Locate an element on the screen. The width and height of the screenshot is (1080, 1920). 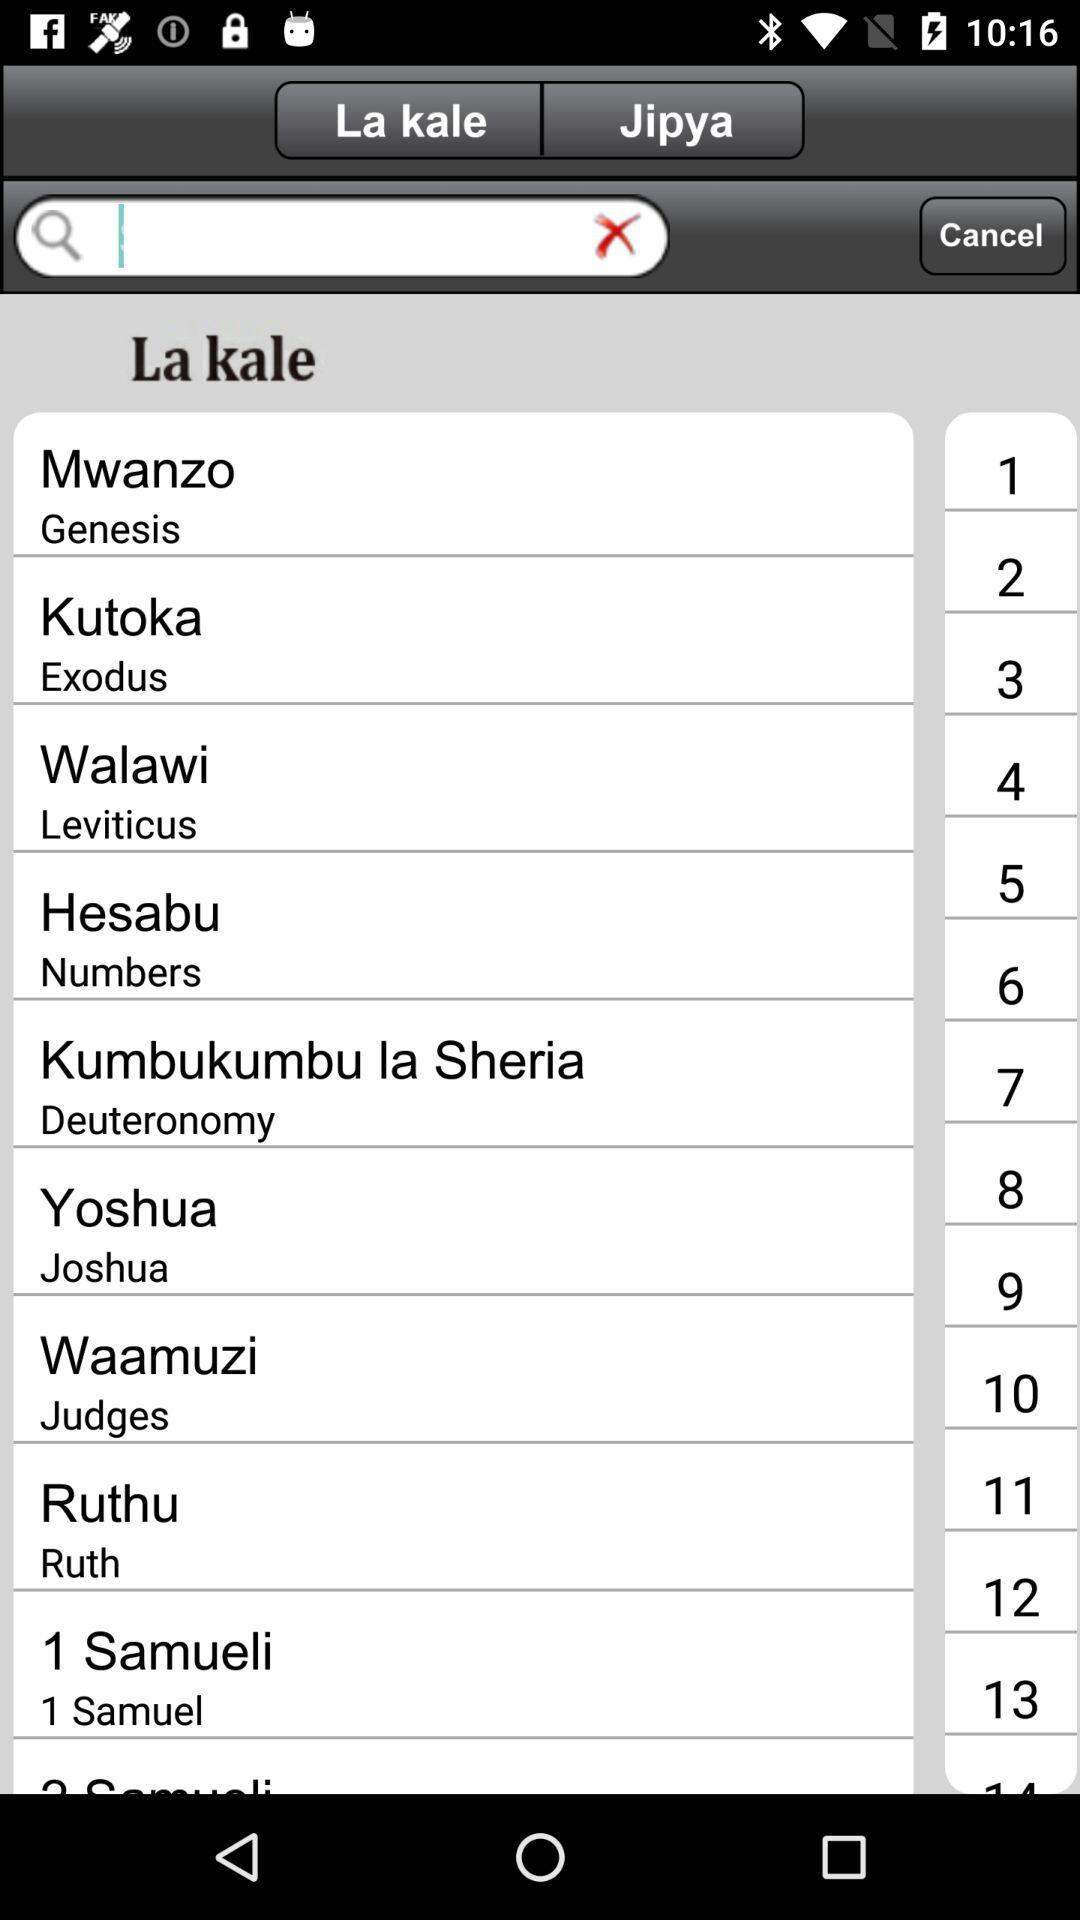
the 11 icon is located at coordinates (1010, 1493).